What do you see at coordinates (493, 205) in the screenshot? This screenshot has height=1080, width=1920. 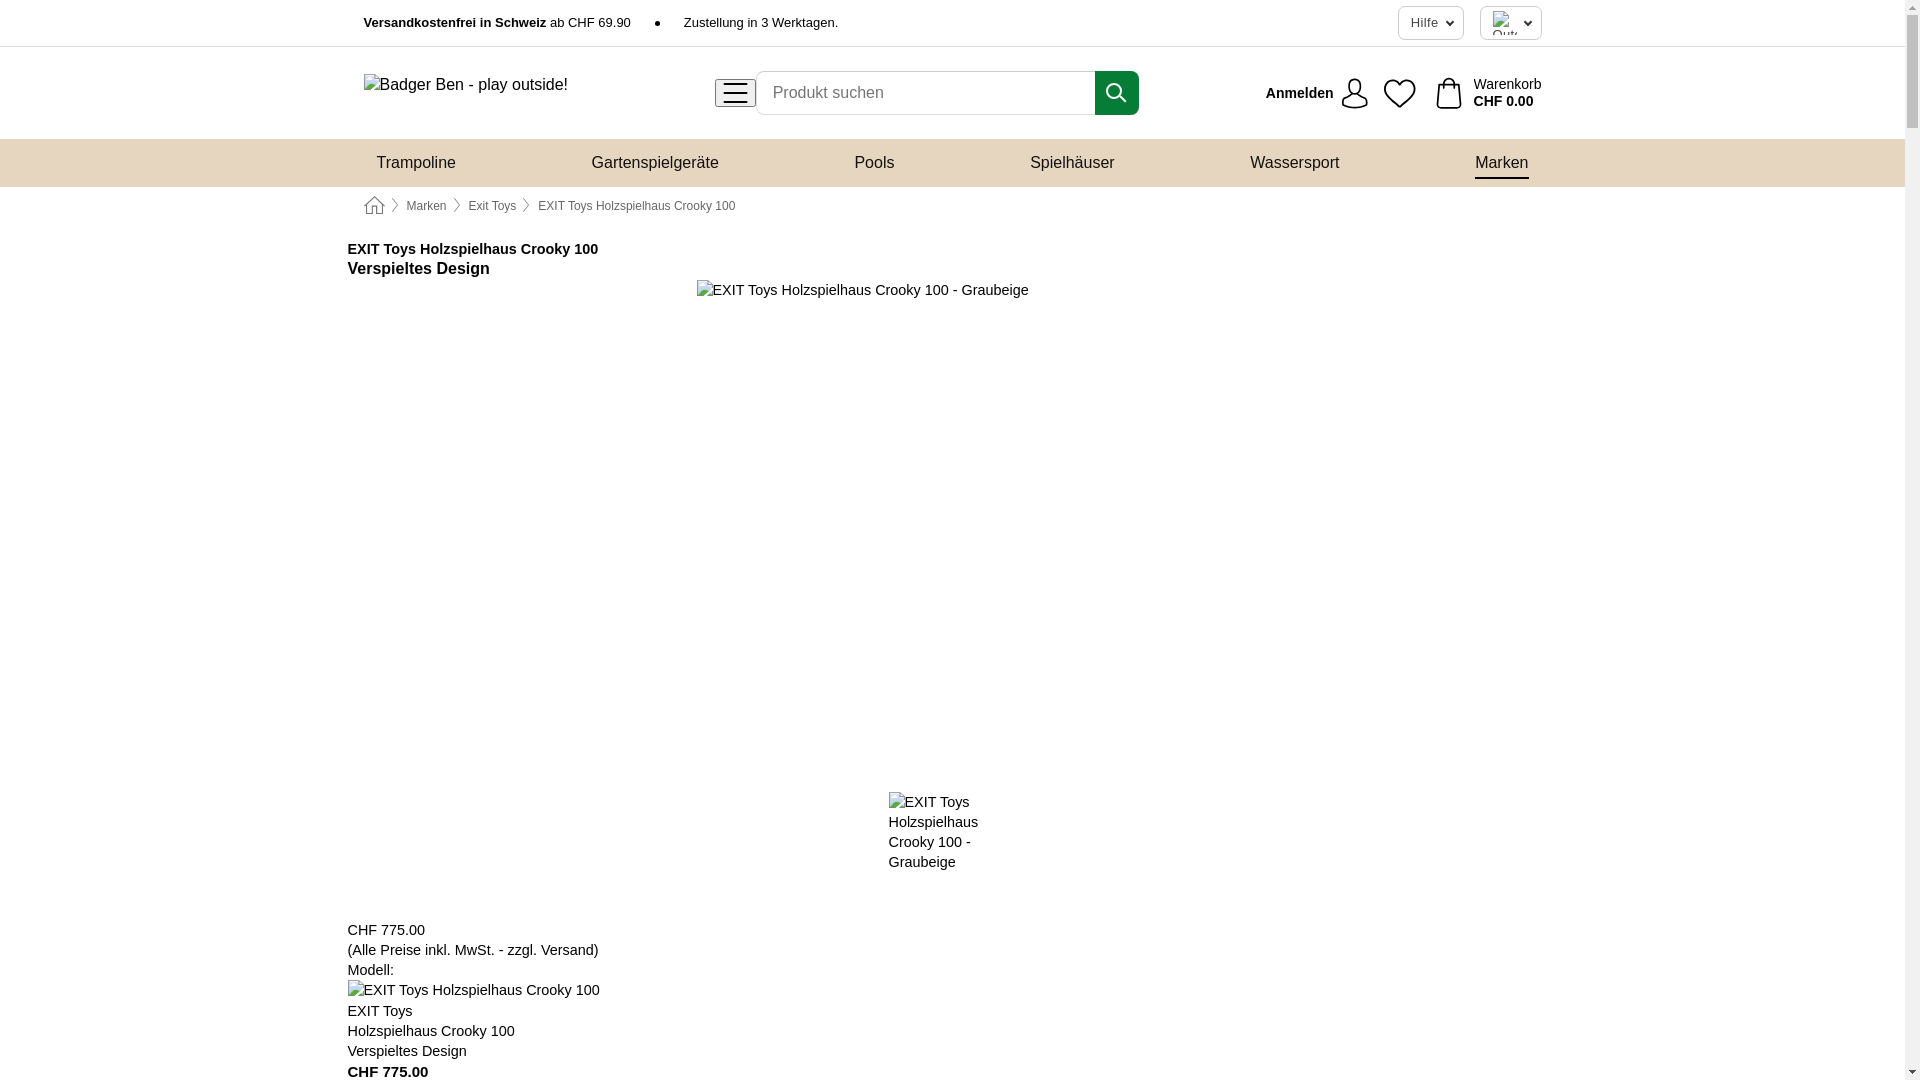 I see `'Exit Toys'` at bounding box center [493, 205].